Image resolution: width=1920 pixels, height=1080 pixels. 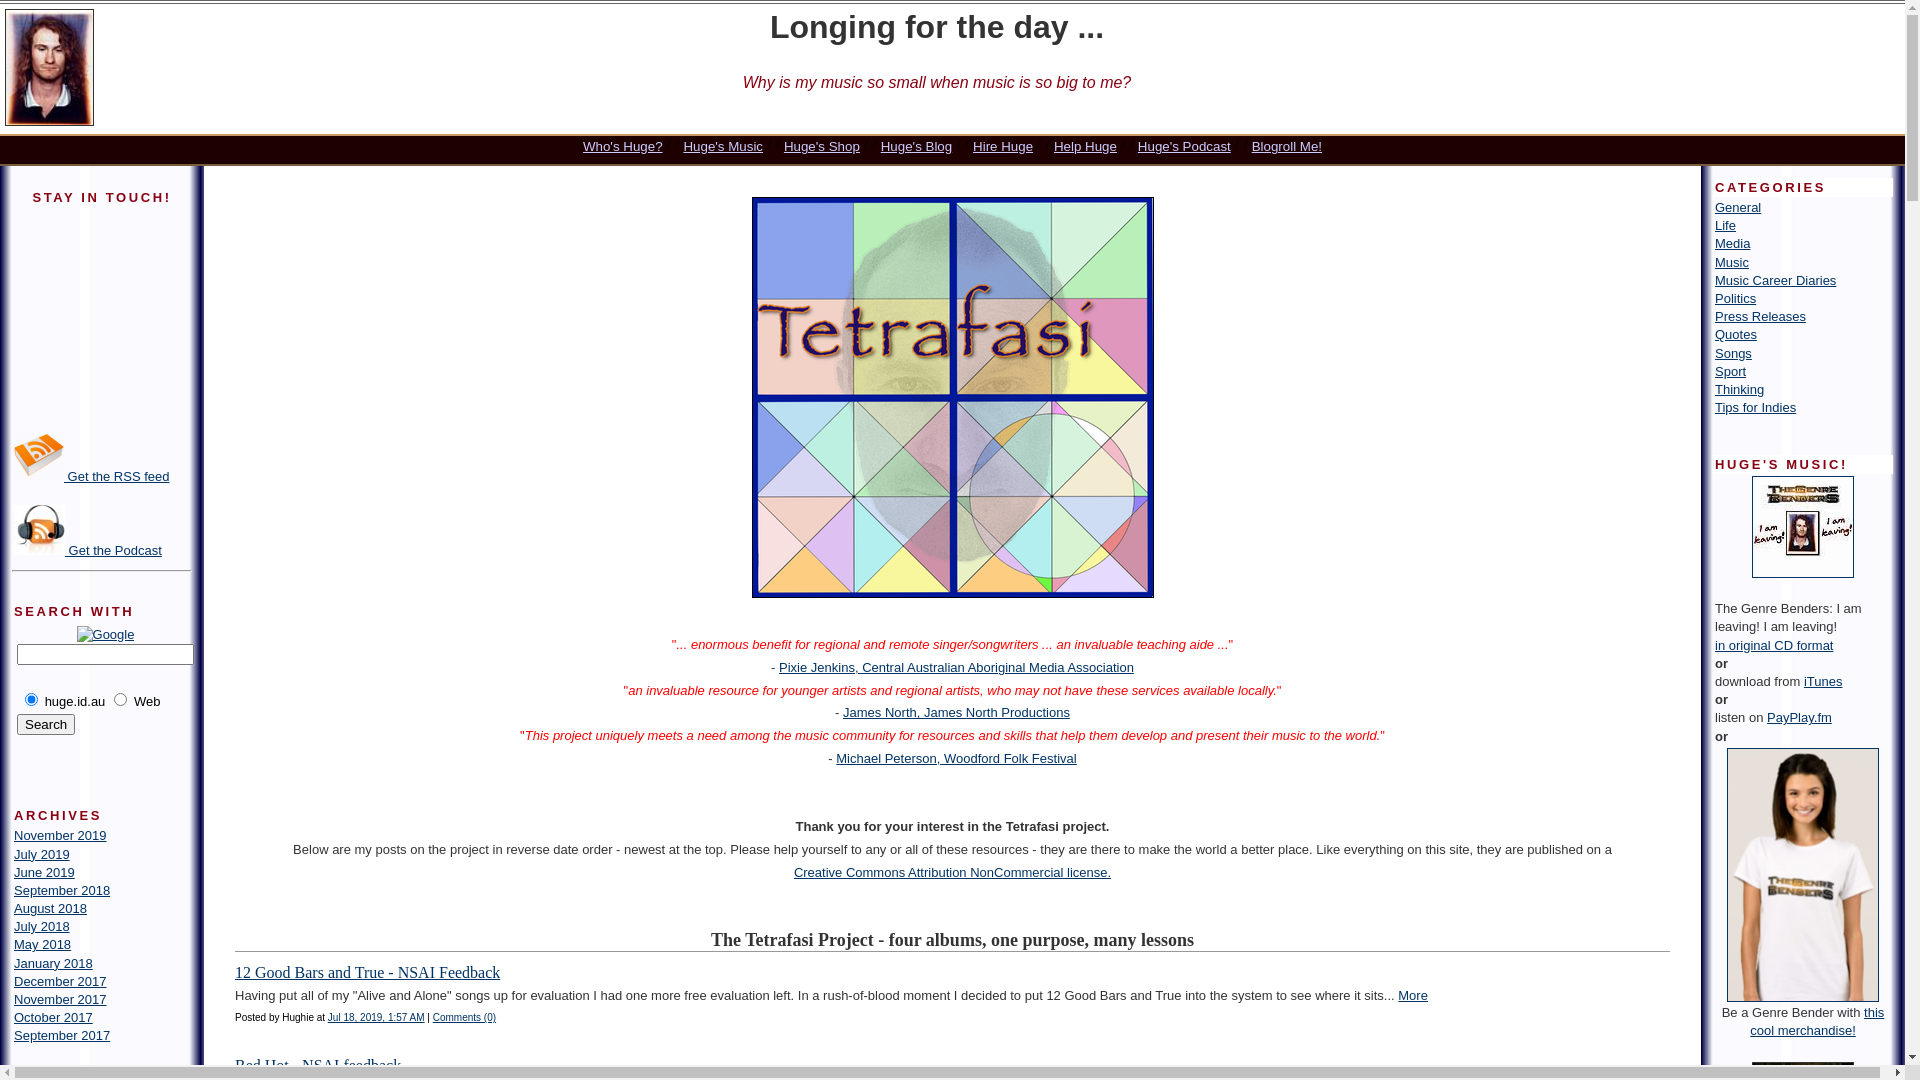 I want to click on 'October 2017', so click(x=53, y=1017).